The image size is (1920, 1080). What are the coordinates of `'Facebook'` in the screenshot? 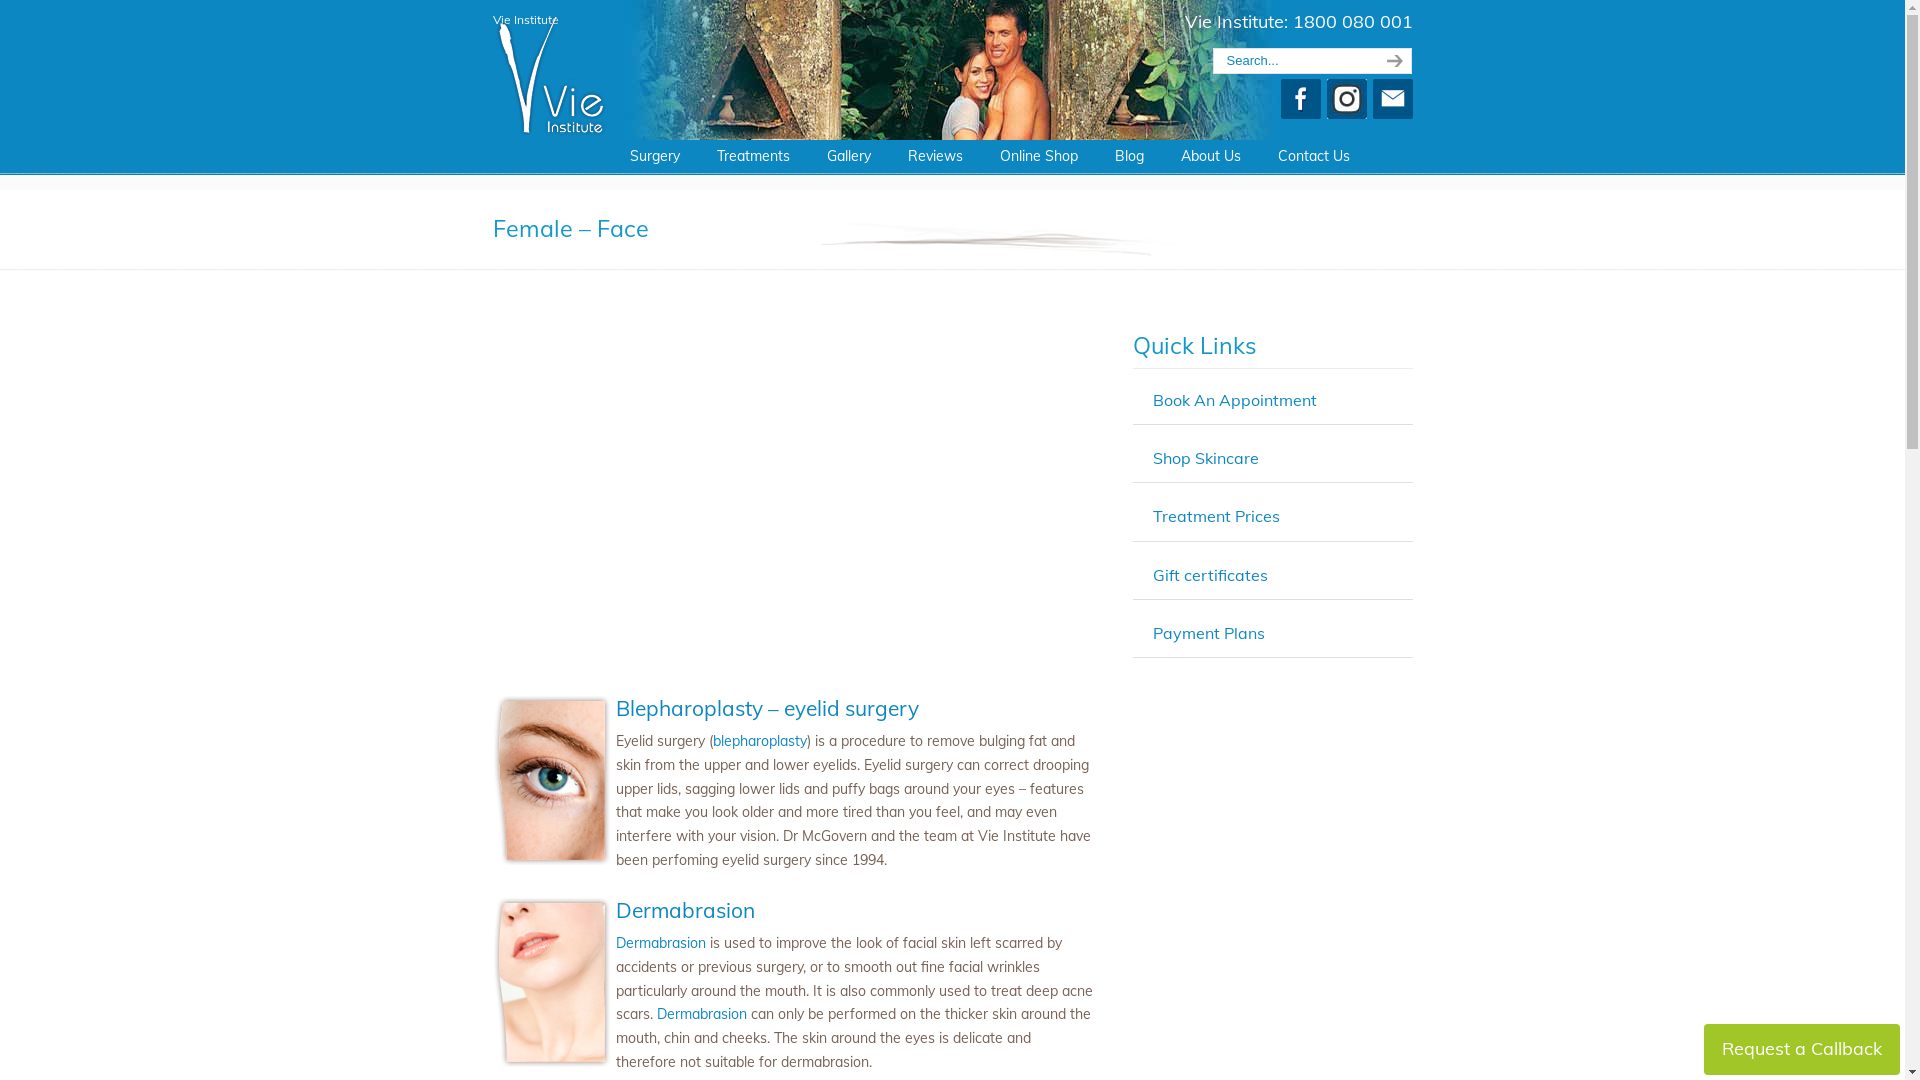 It's located at (1300, 114).